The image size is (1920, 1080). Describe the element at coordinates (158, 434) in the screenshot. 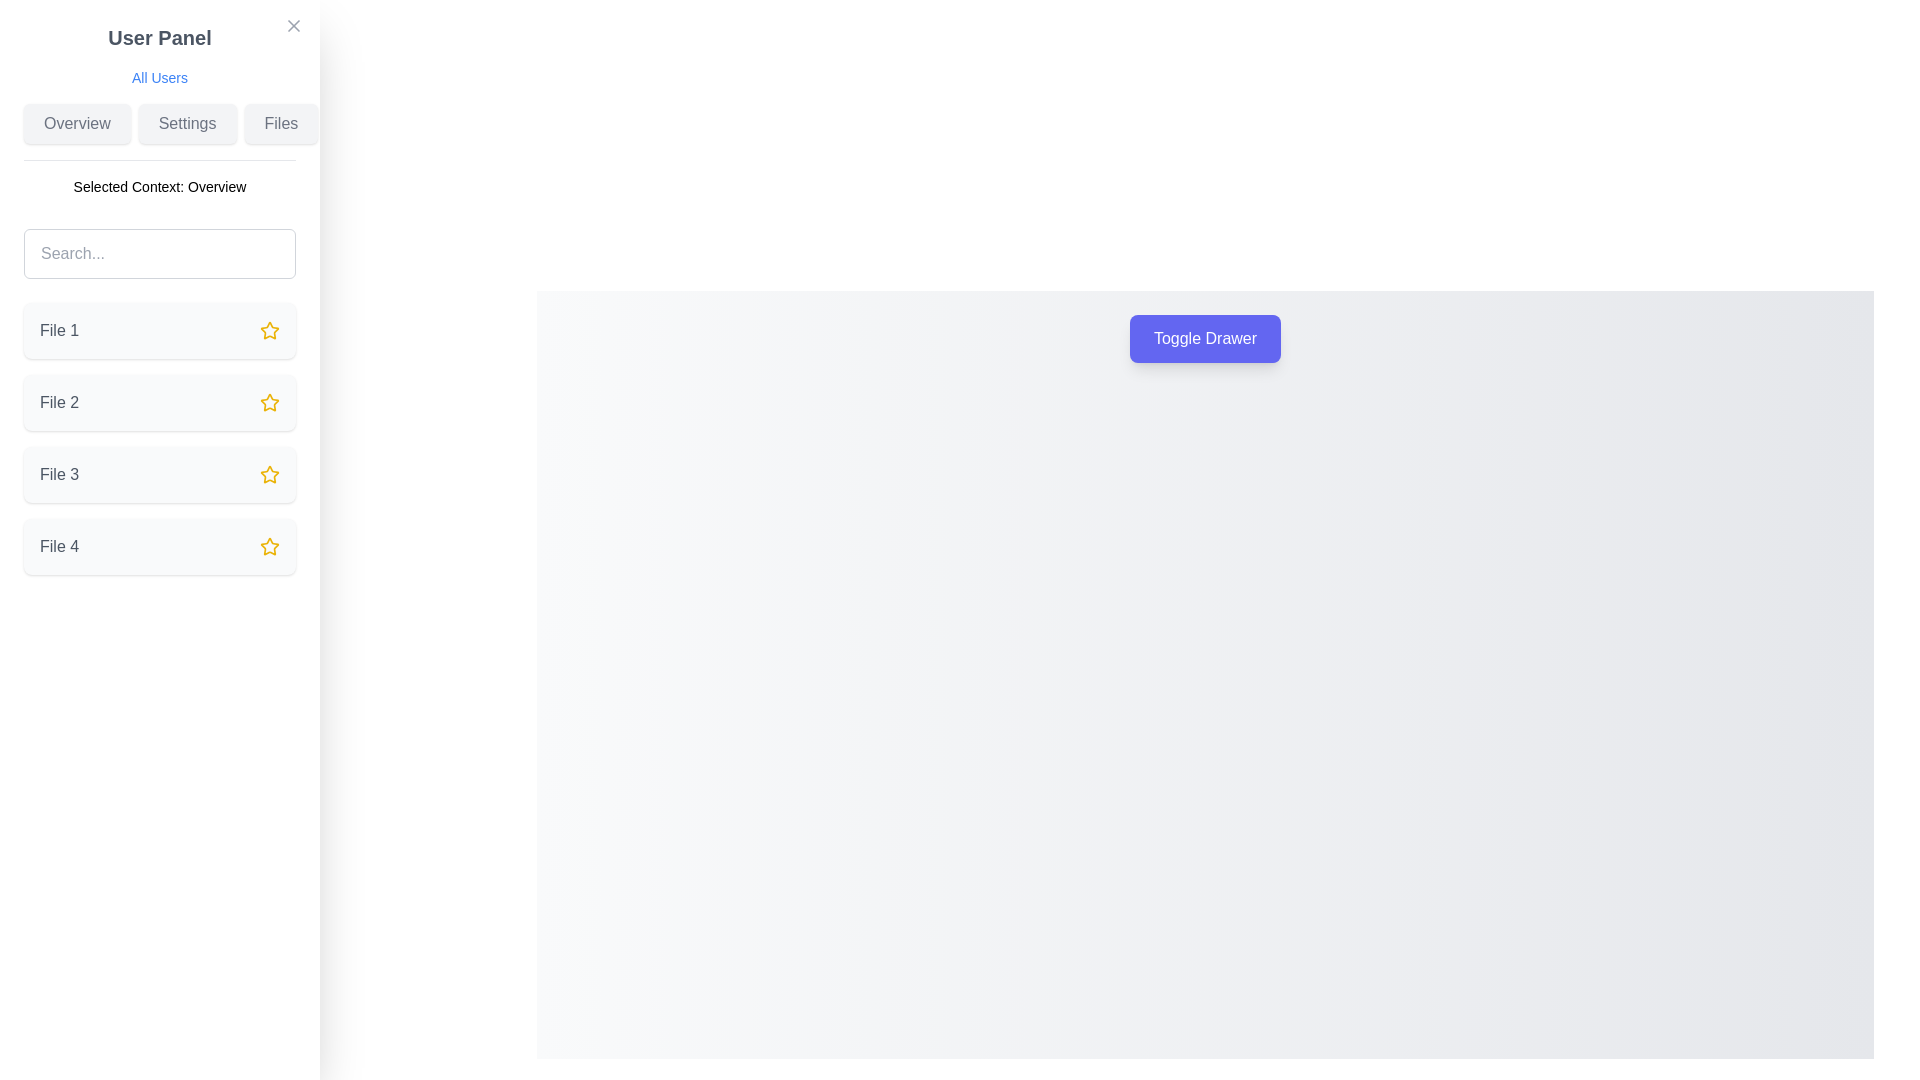

I see `the 'File 2' list item in the vertical menu` at that location.